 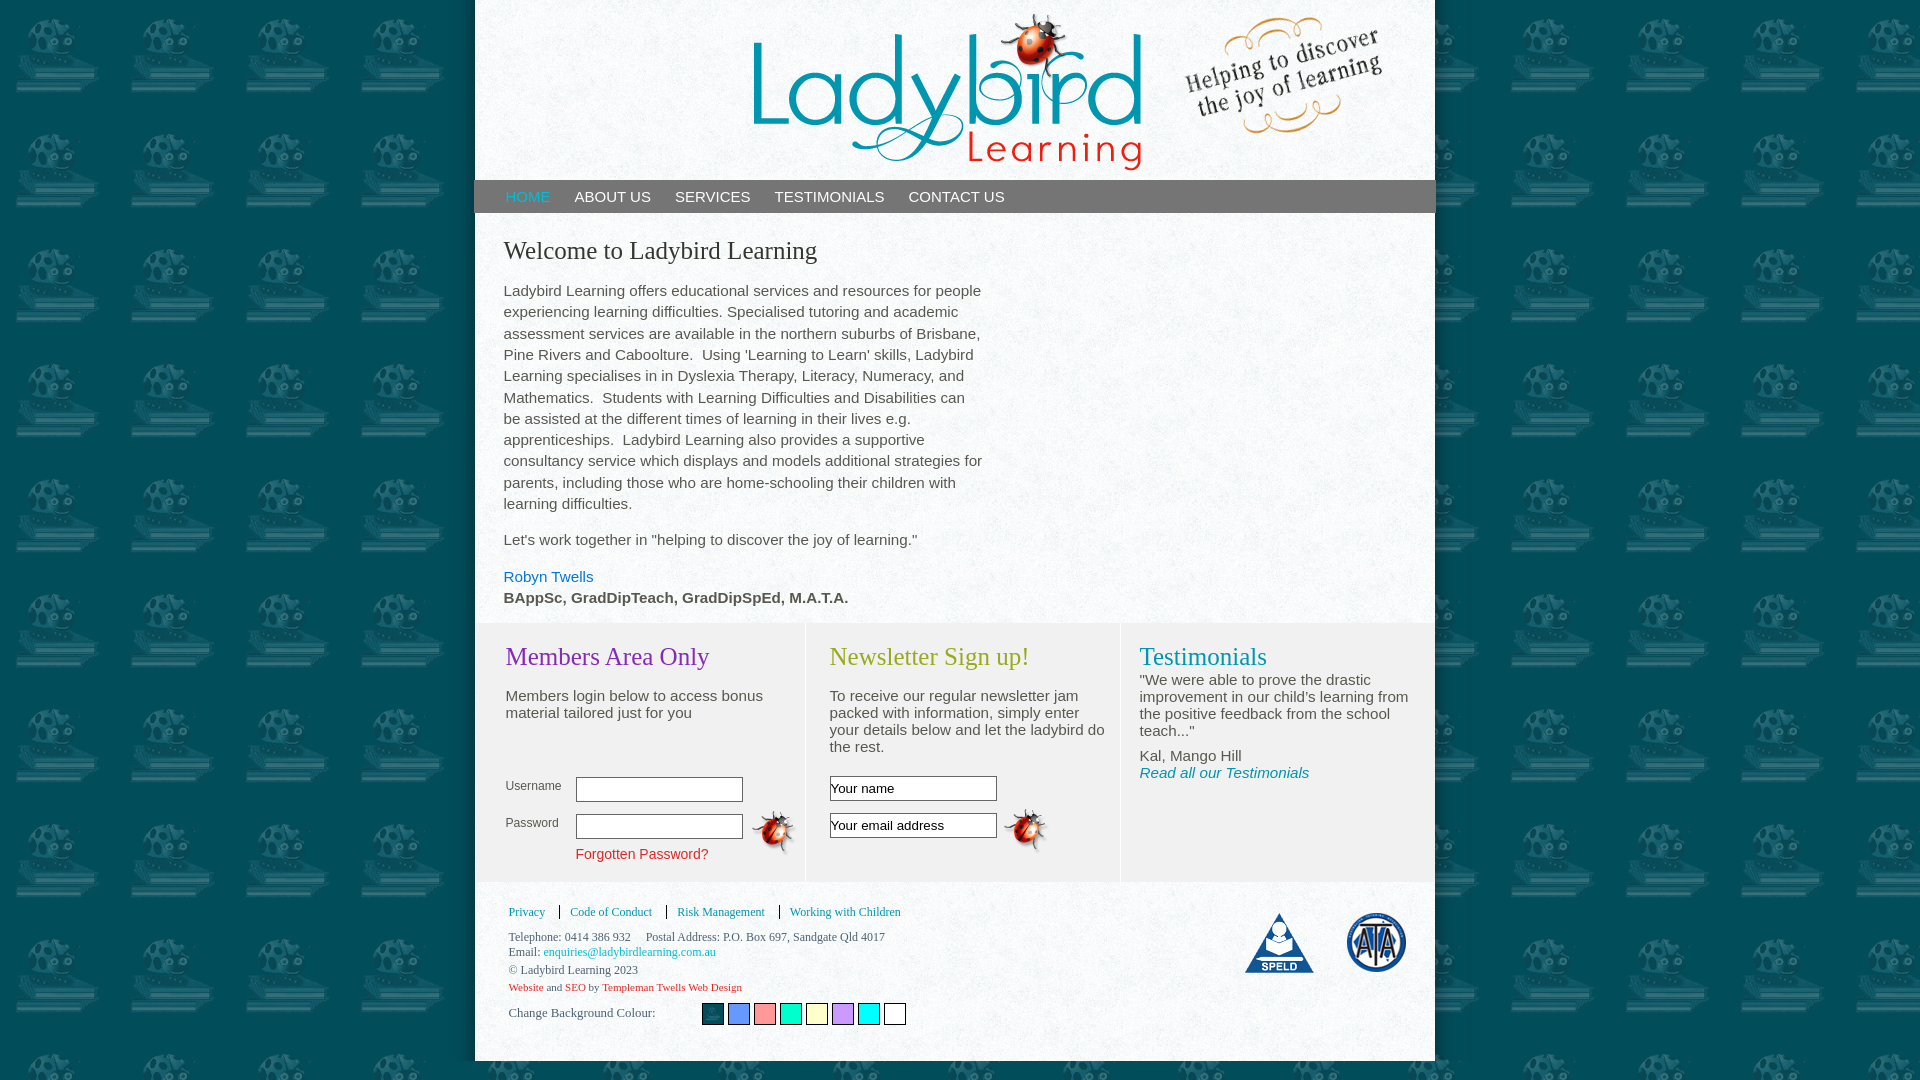 I want to click on 'Submit', so click(x=1027, y=829).